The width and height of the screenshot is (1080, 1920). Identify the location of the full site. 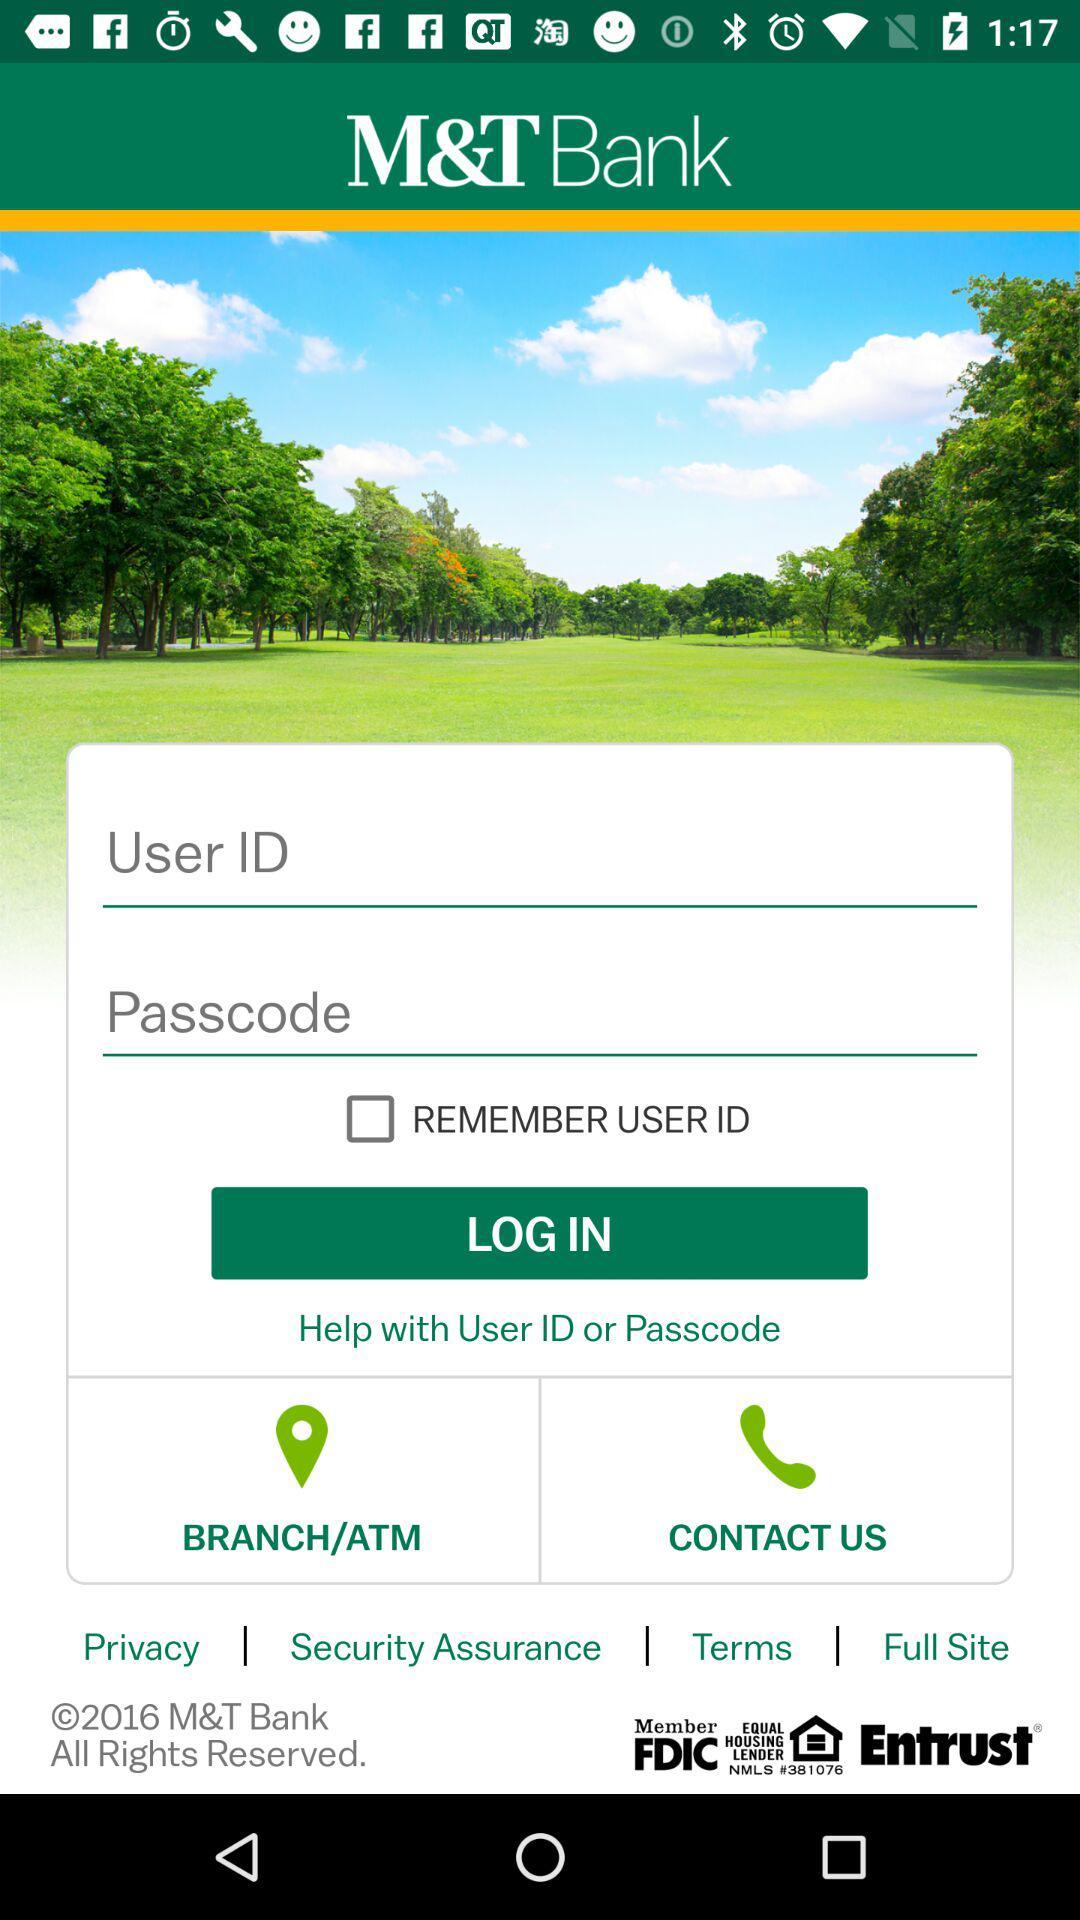
(945, 1646).